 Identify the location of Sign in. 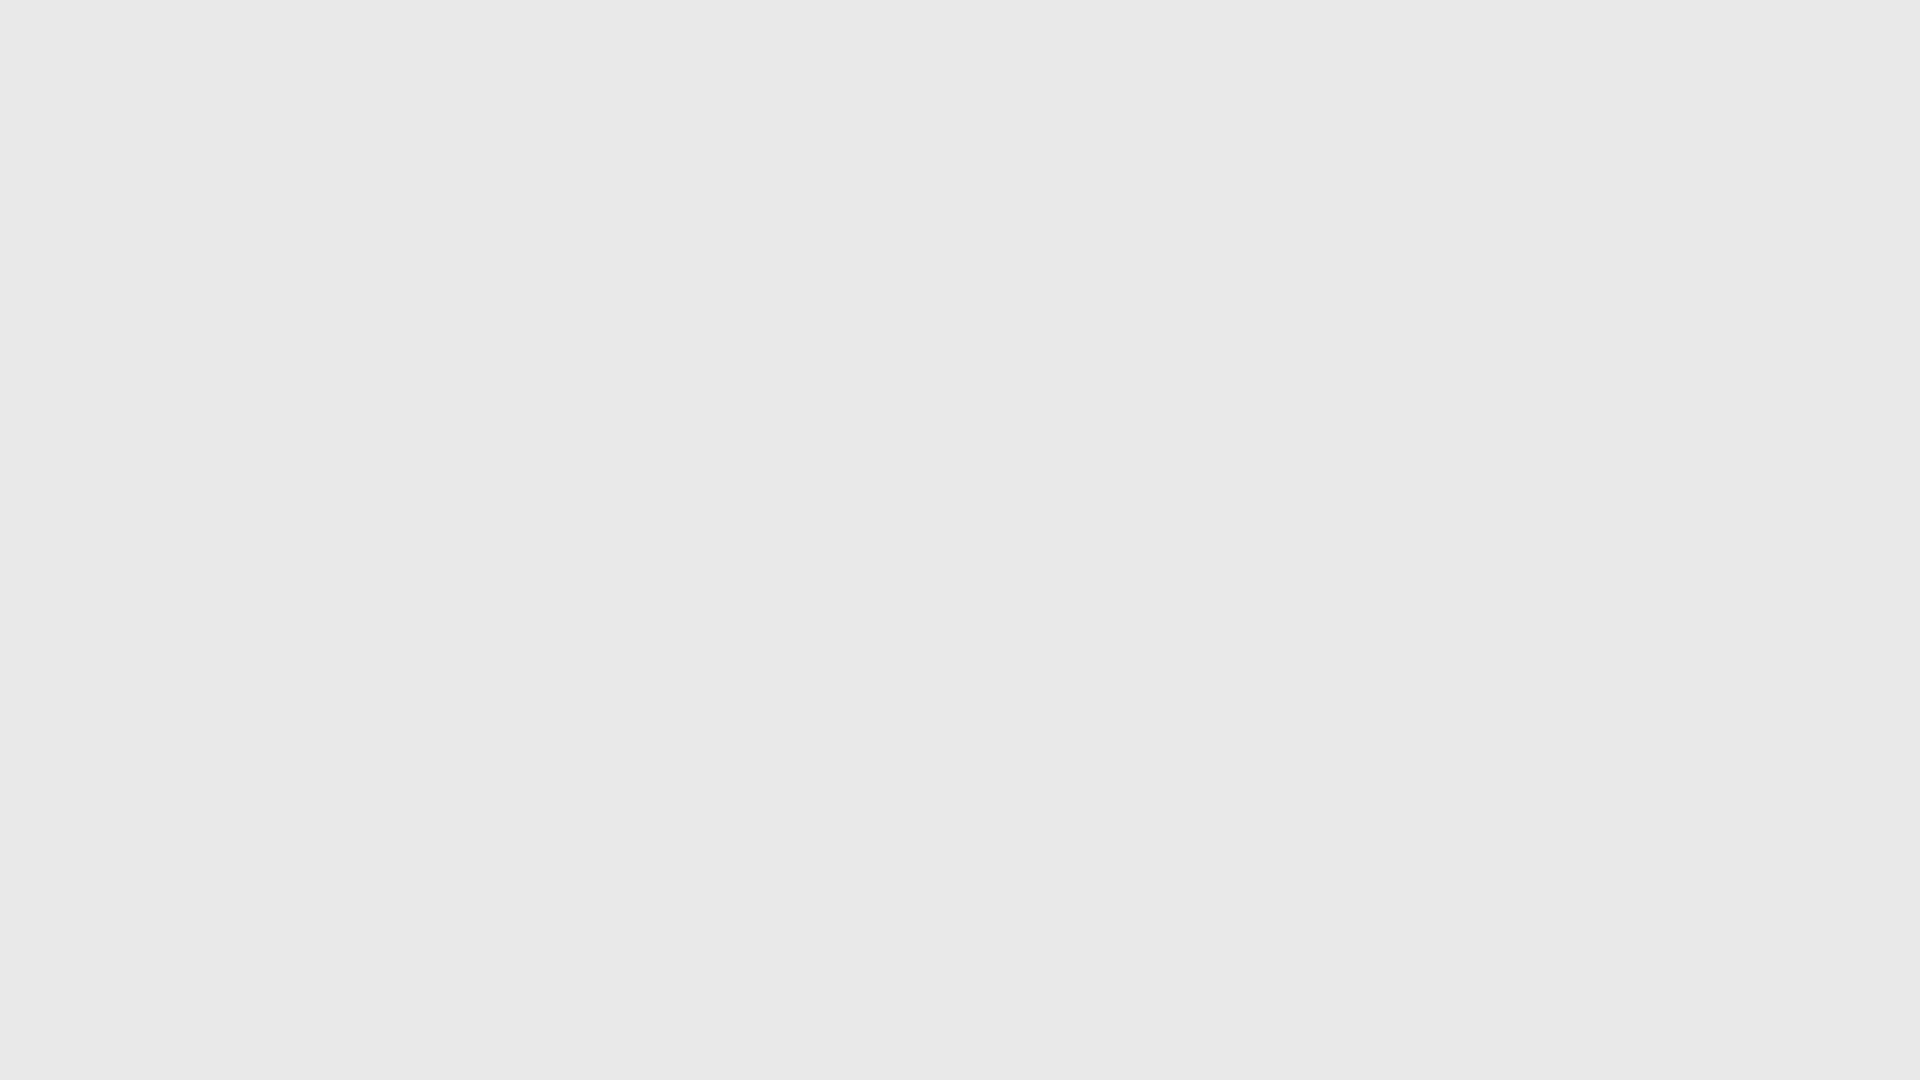
(1137, 1002).